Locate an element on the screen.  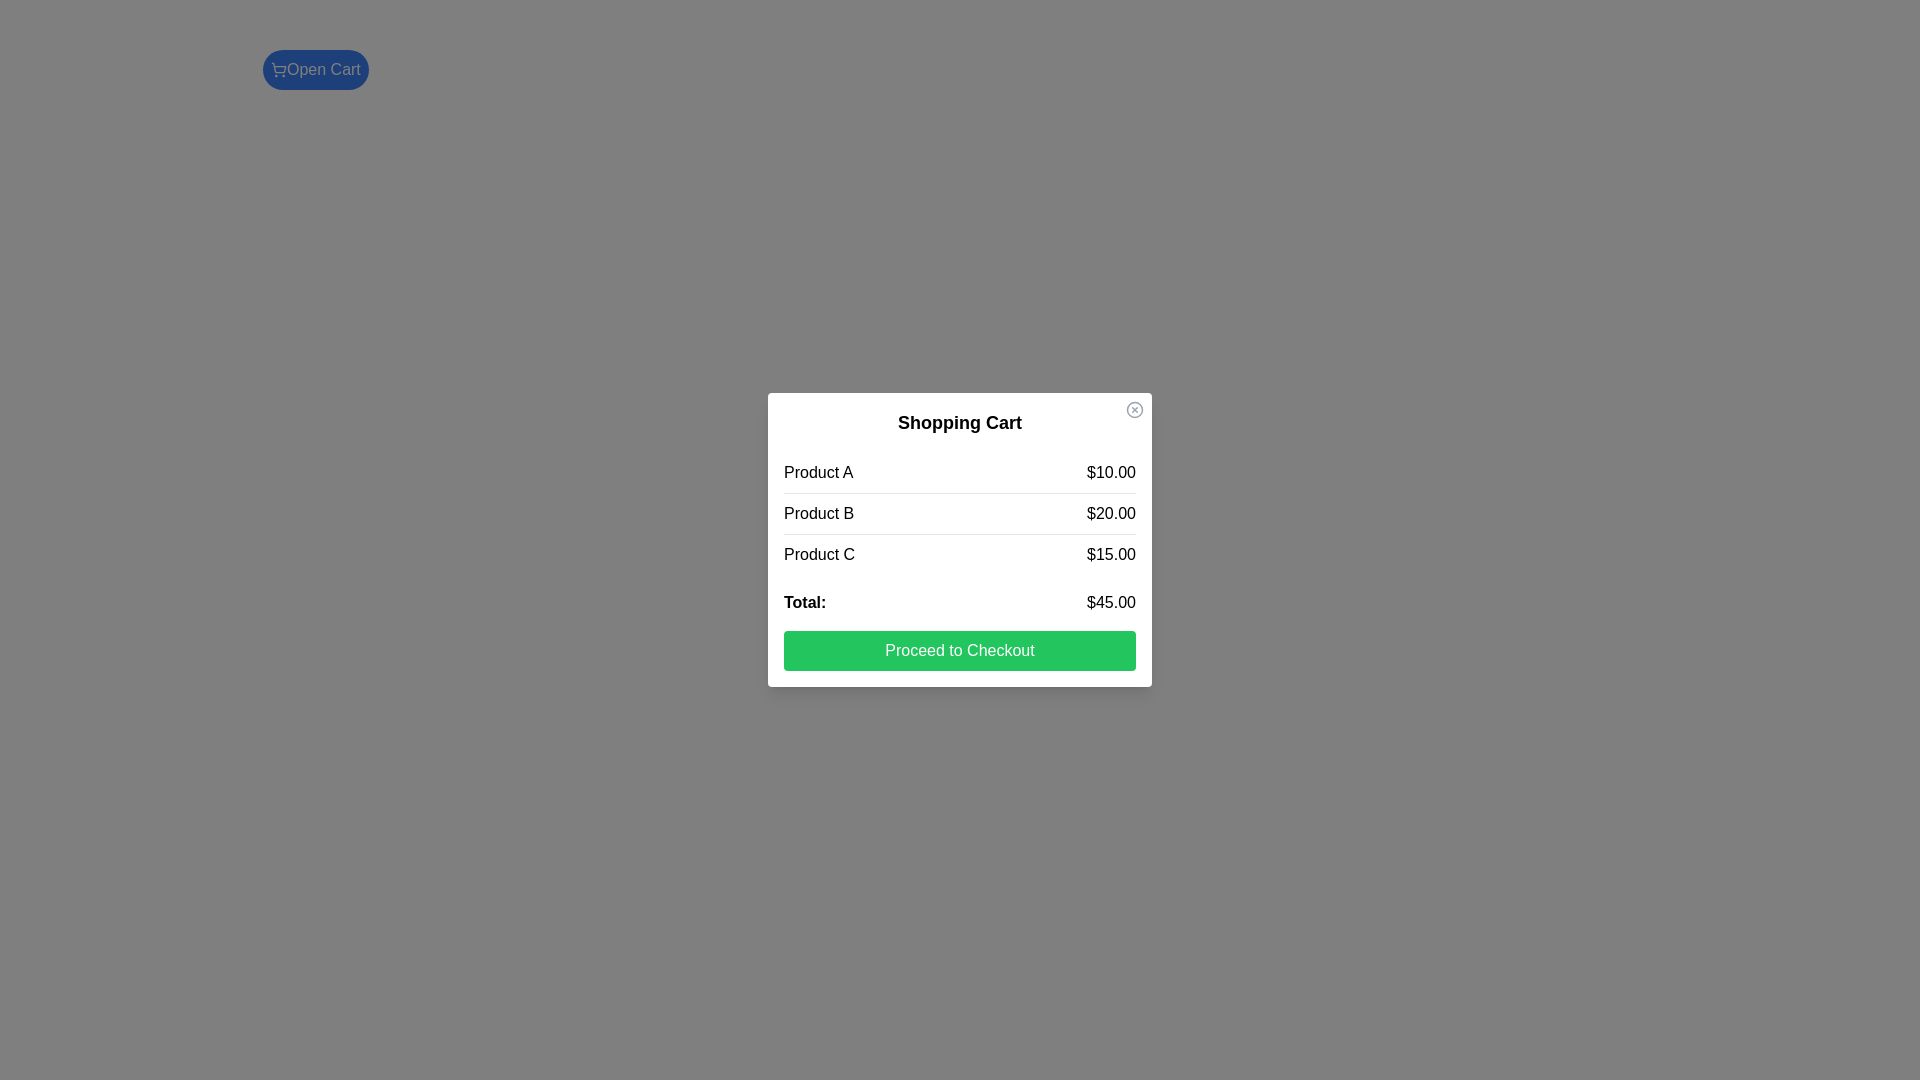
the first row in the shopping cart list that provides details about the first product item, including its name and price is located at coordinates (960, 473).